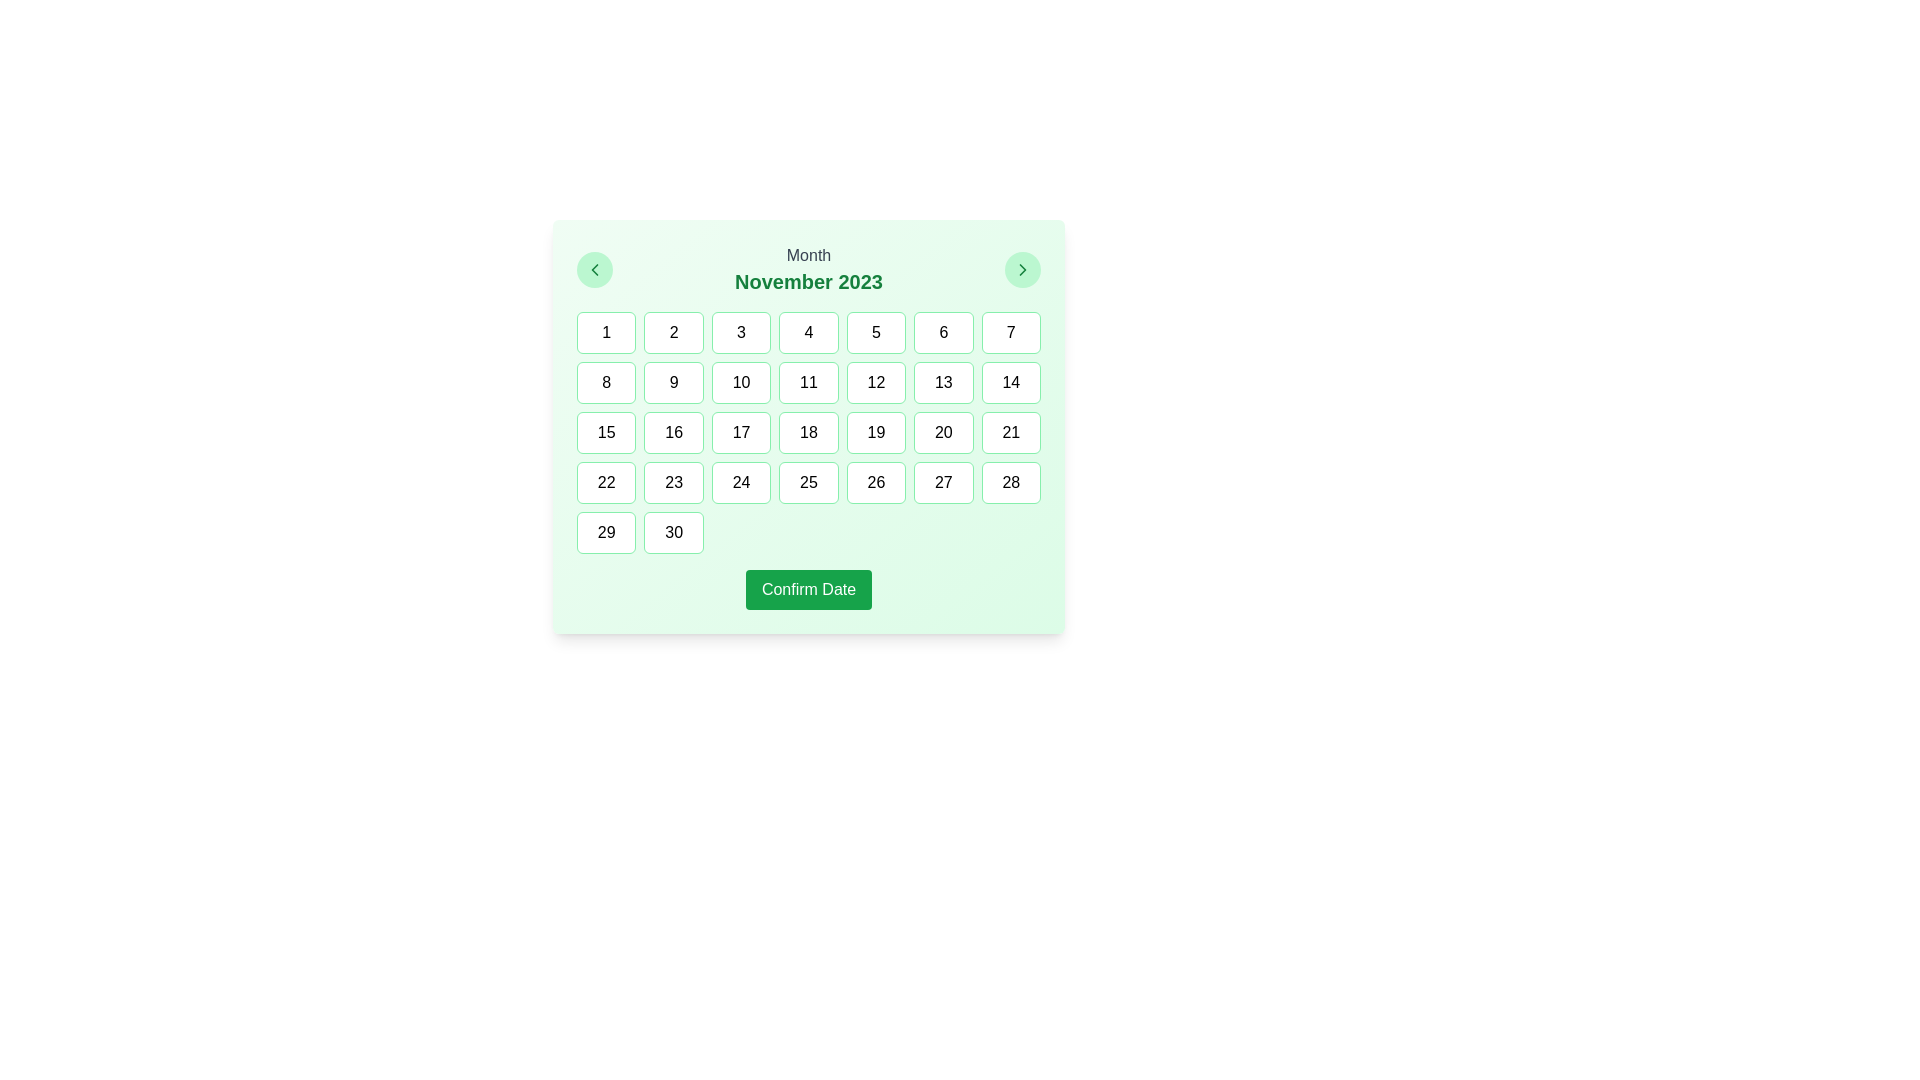 Image resolution: width=1920 pixels, height=1080 pixels. What do you see at coordinates (673, 431) in the screenshot?
I see `the button representing the 16th day in the calendar interface` at bounding box center [673, 431].